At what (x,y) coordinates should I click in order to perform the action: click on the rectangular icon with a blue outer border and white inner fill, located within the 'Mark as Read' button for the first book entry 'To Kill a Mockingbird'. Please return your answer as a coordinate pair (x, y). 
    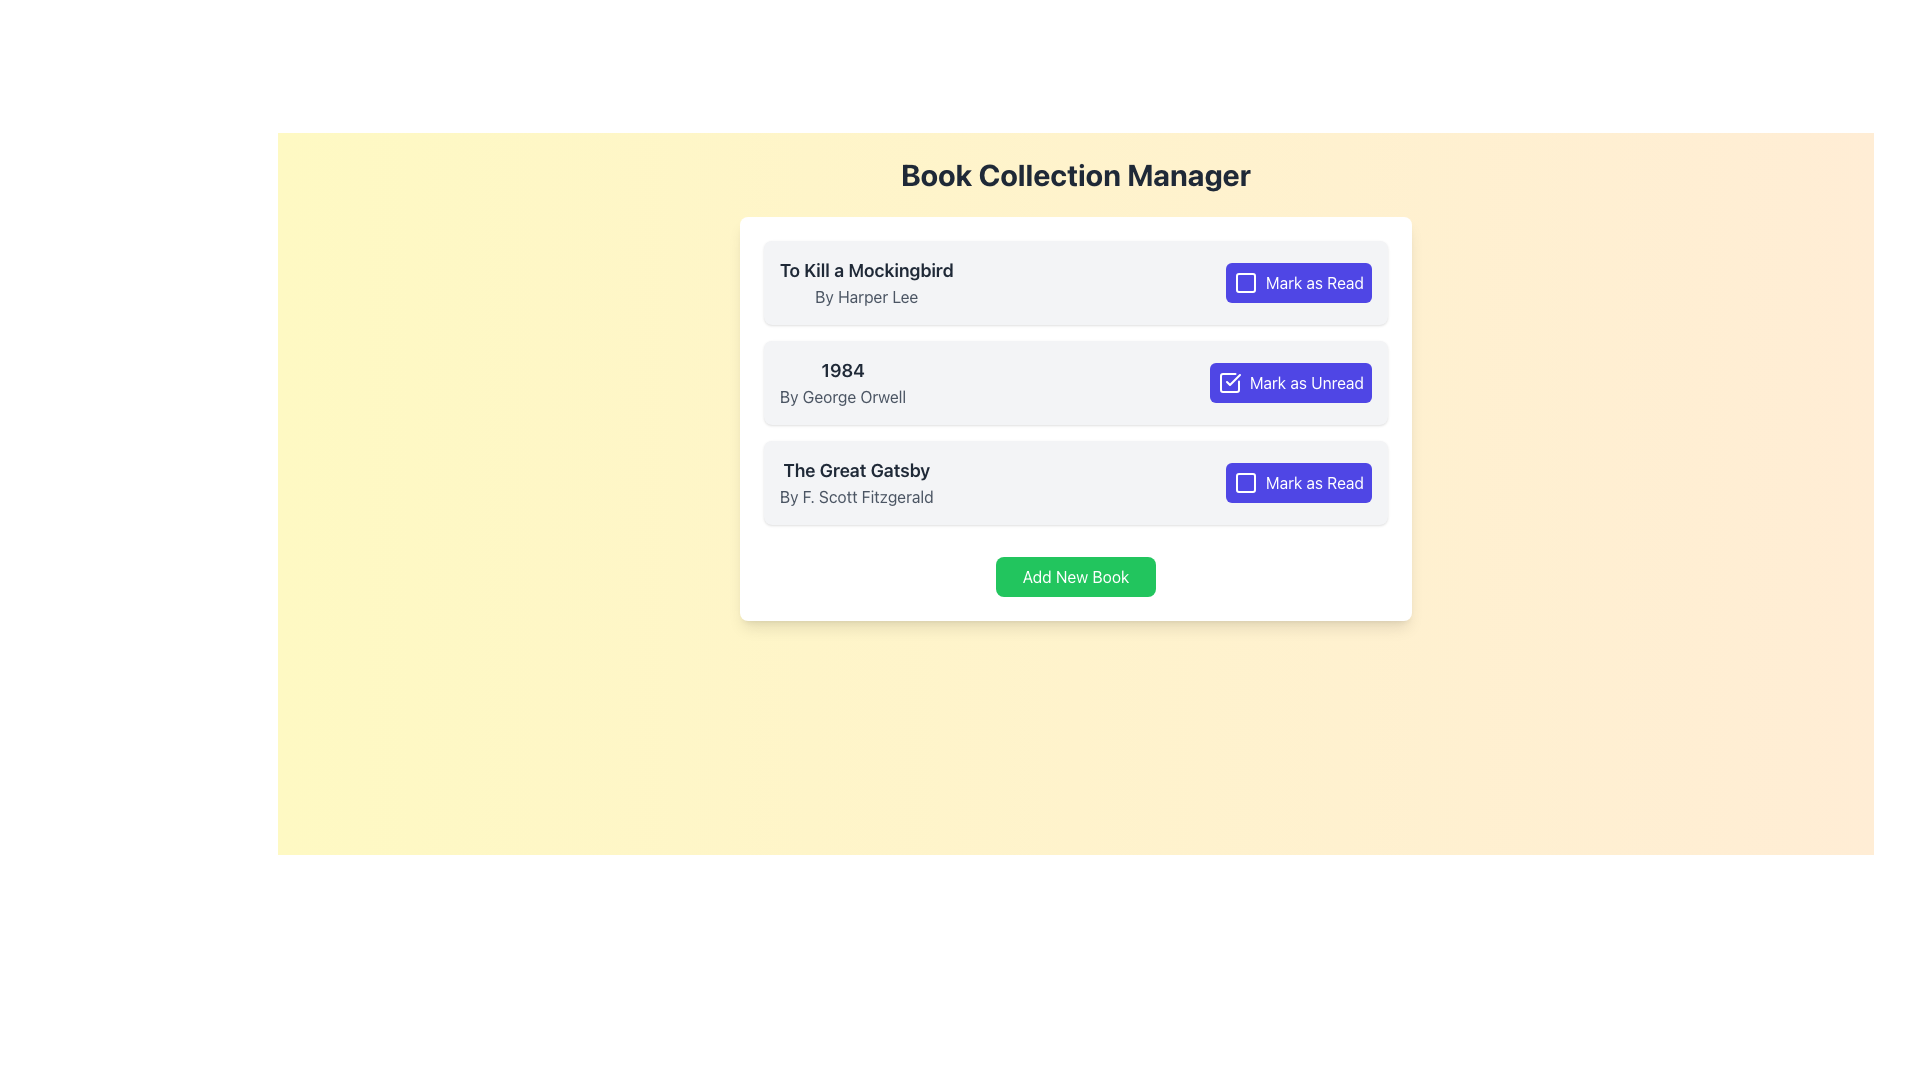
    Looking at the image, I should click on (1244, 282).